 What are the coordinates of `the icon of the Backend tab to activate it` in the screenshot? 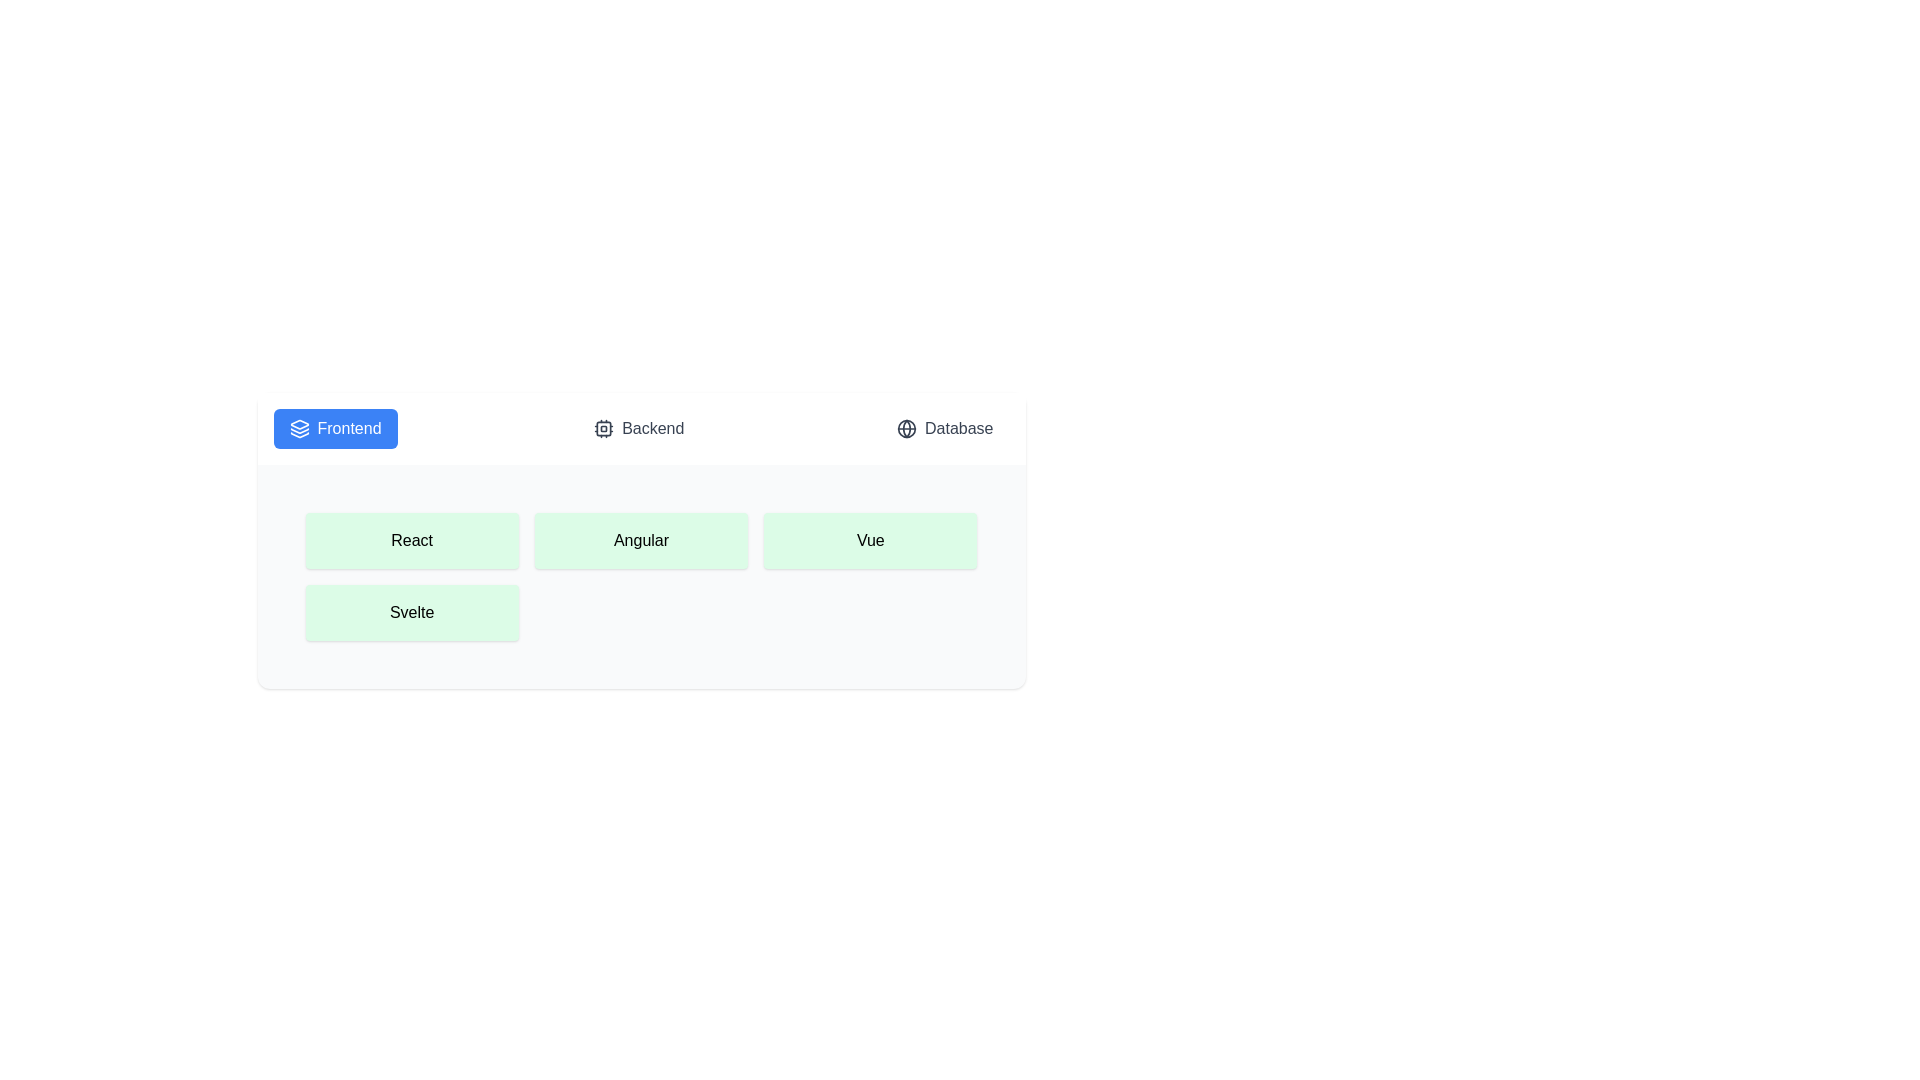 It's located at (603, 427).